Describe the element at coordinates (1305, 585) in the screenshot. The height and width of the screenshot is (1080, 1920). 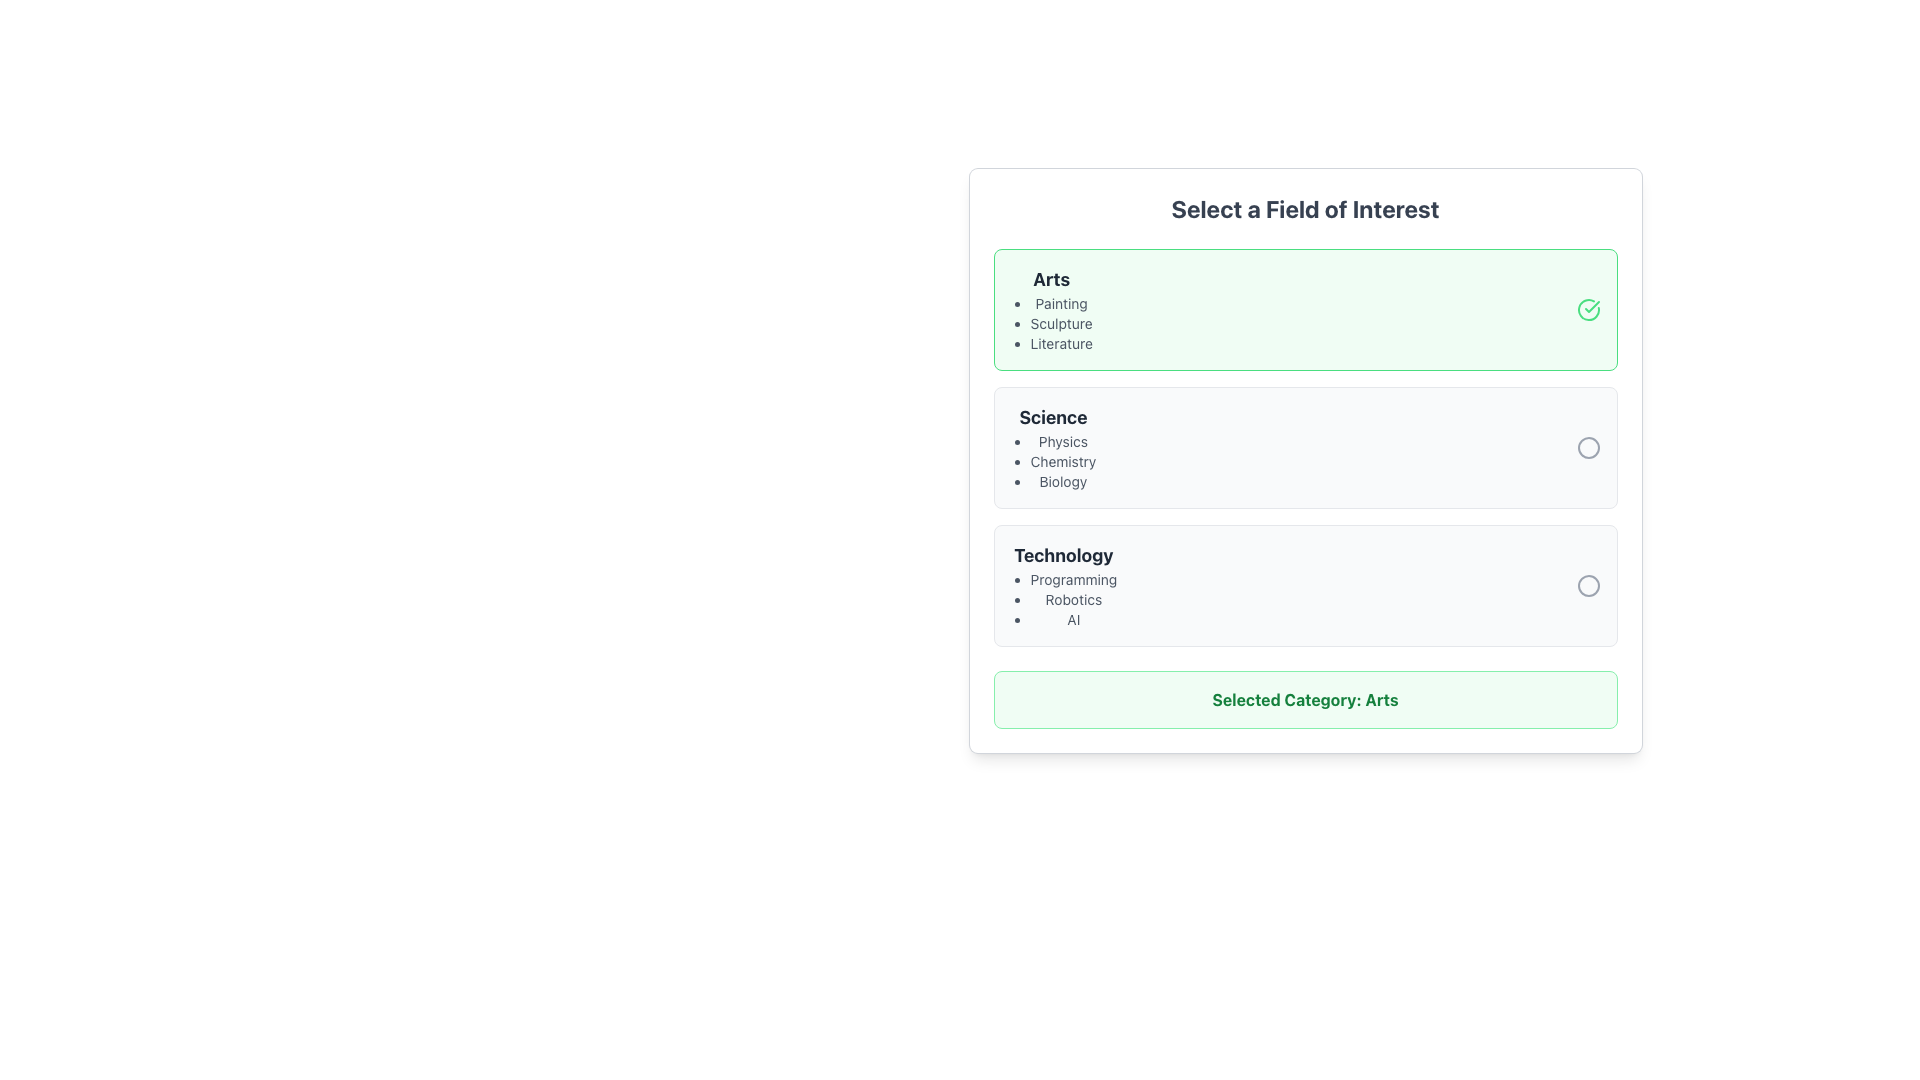
I see `the 'Technology' section of the selectable list to trigger additional effects` at that location.